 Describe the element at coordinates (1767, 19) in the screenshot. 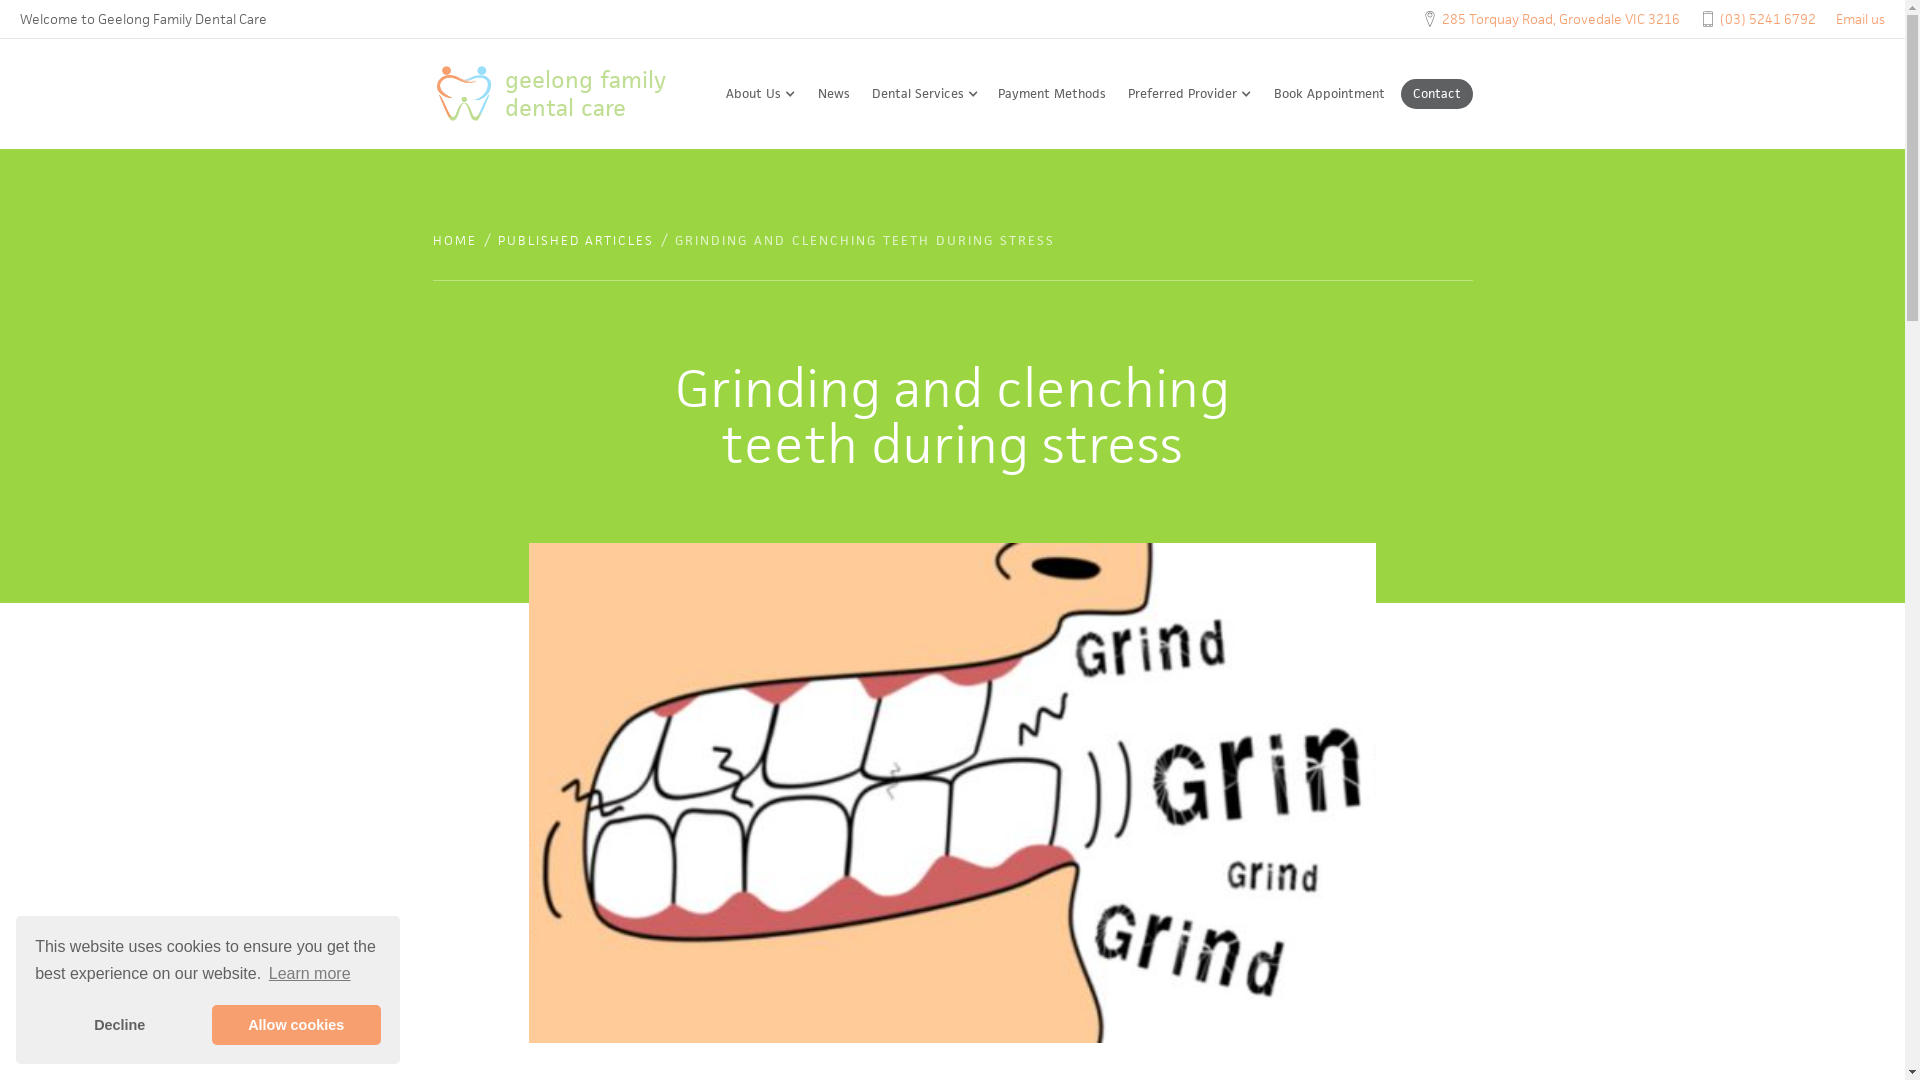

I see `'(03) 5241 6792'` at that location.